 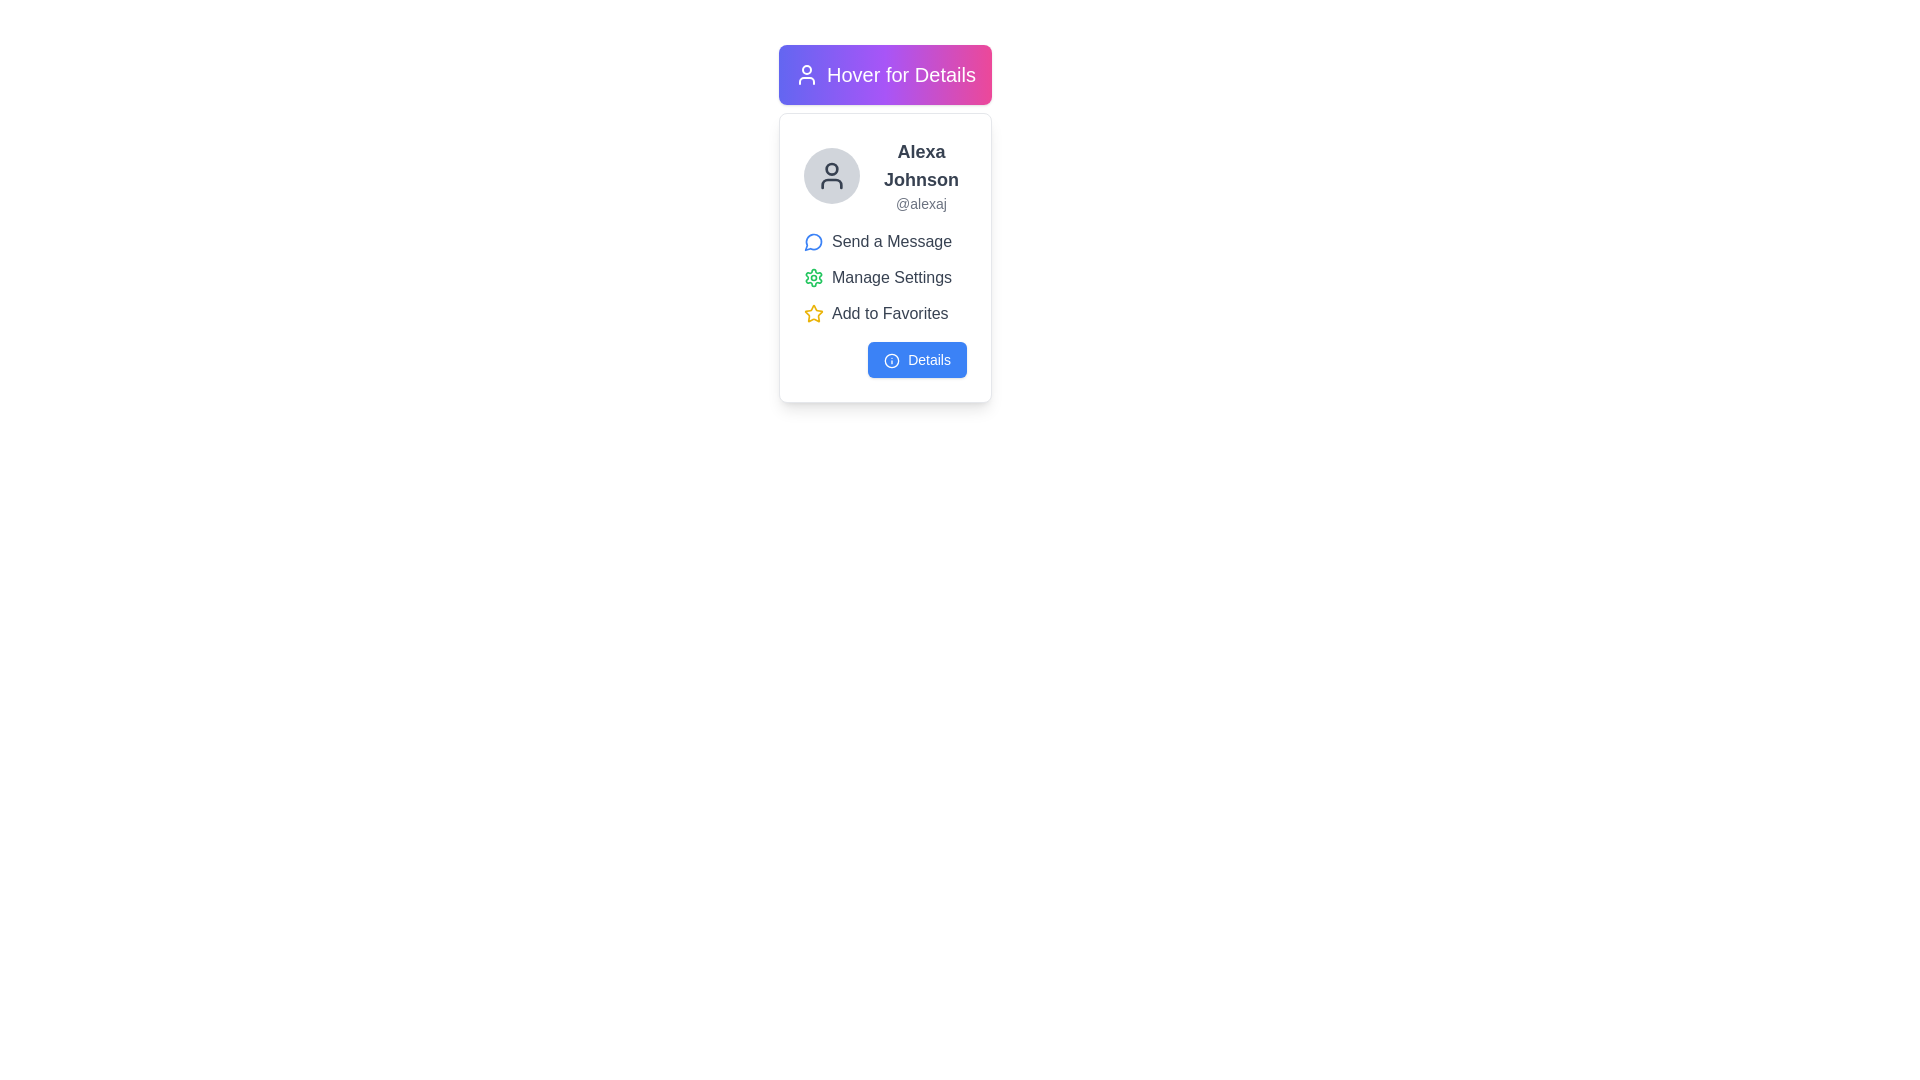 I want to click on the yellow star icon located next to the phrase 'Add to Favorites' in the middle-right section of the user information layout, so click(x=814, y=313).